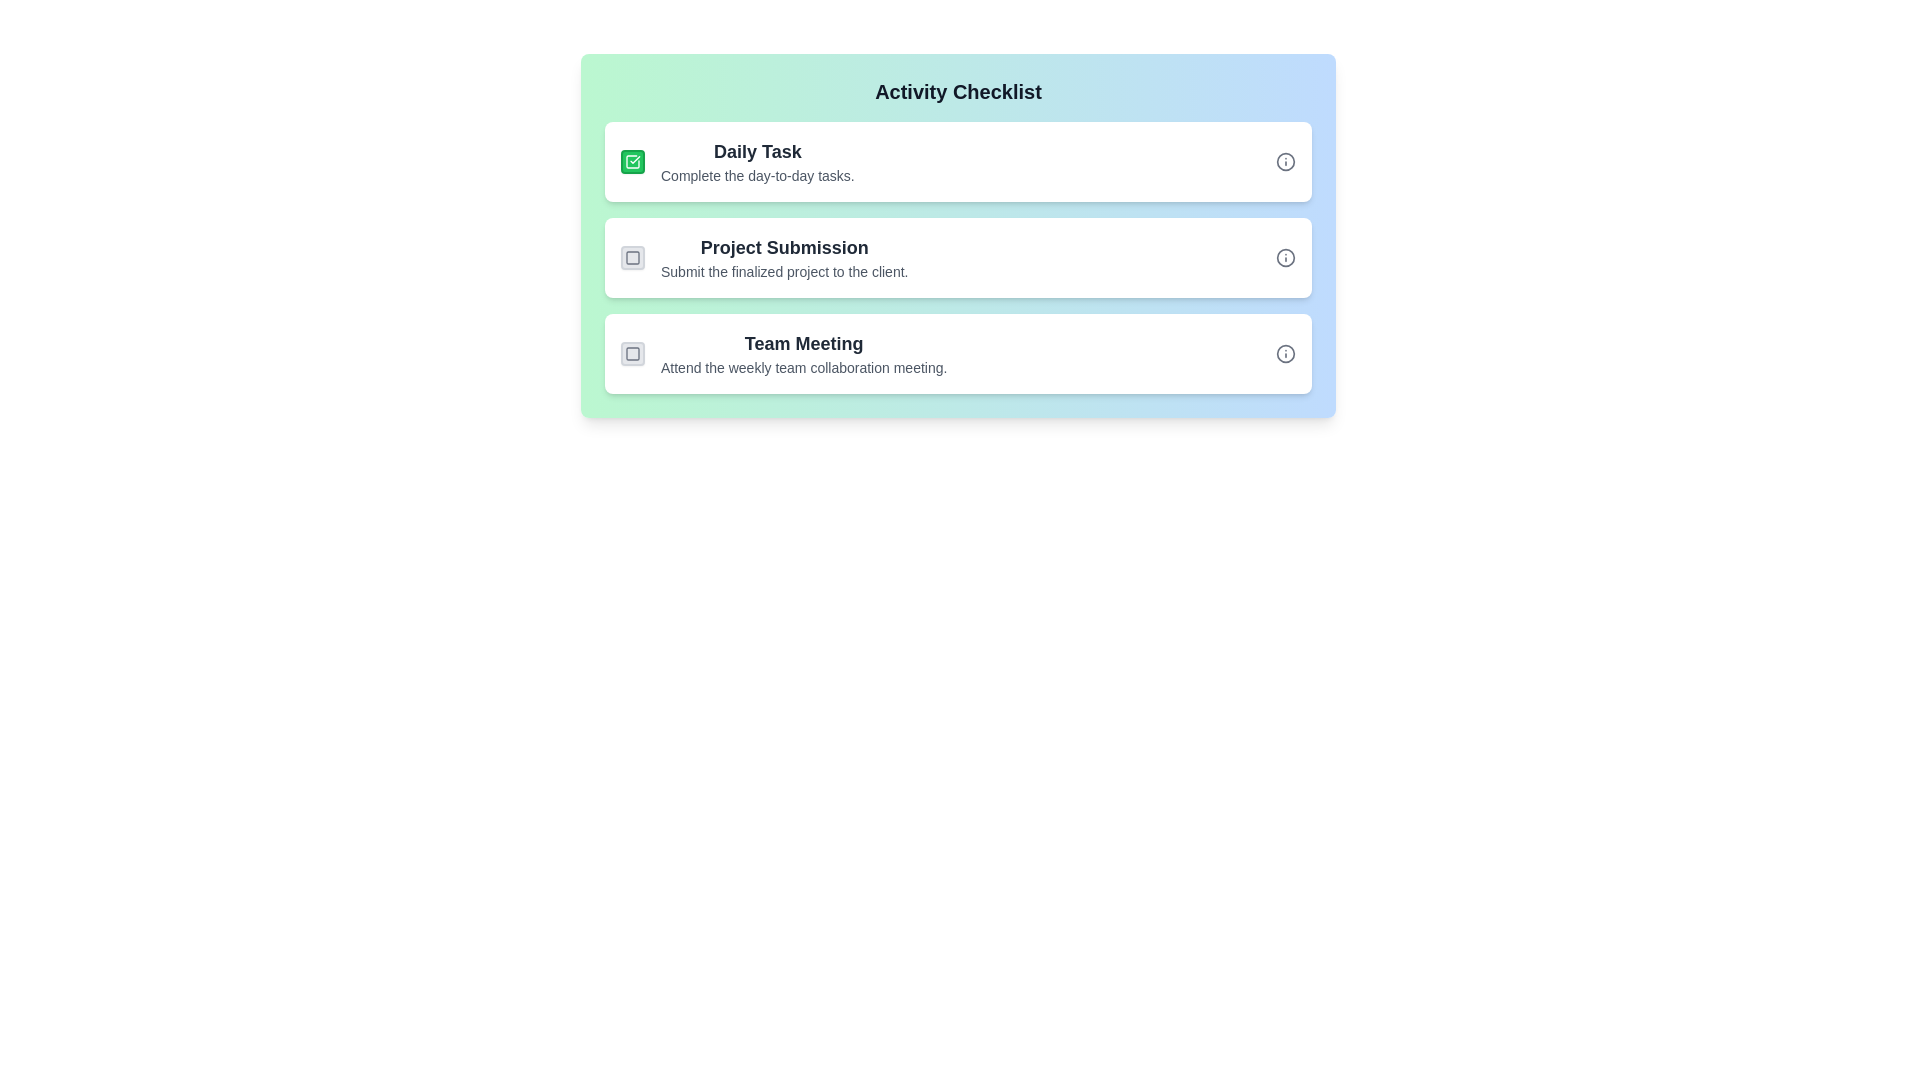  What do you see at coordinates (783, 246) in the screenshot?
I see `the text label displaying 'Project Submission', which is styled with a bold font and dark gray color, centrally located within the second card from the top` at bounding box center [783, 246].